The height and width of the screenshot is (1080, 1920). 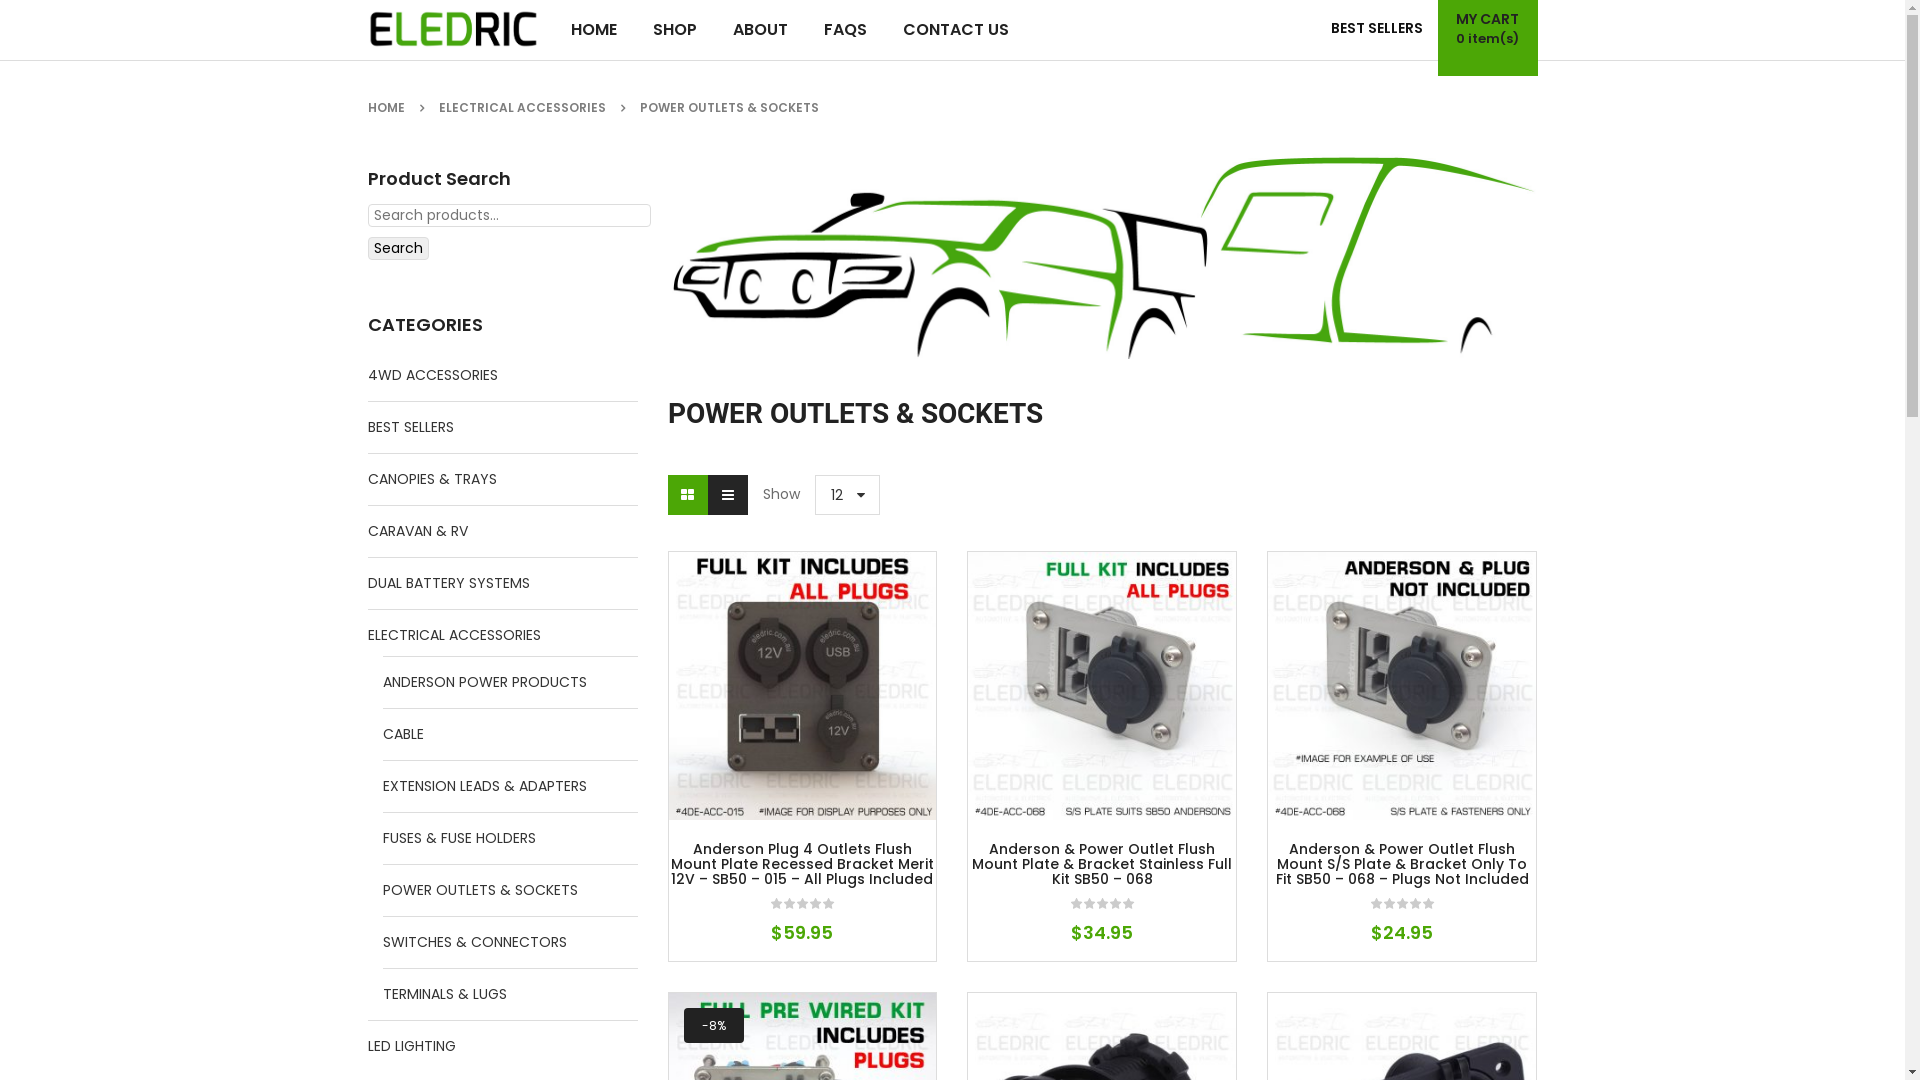 What do you see at coordinates (727, 494) in the screenshot?
I see `'List view'` at bounding box center [727, 494].